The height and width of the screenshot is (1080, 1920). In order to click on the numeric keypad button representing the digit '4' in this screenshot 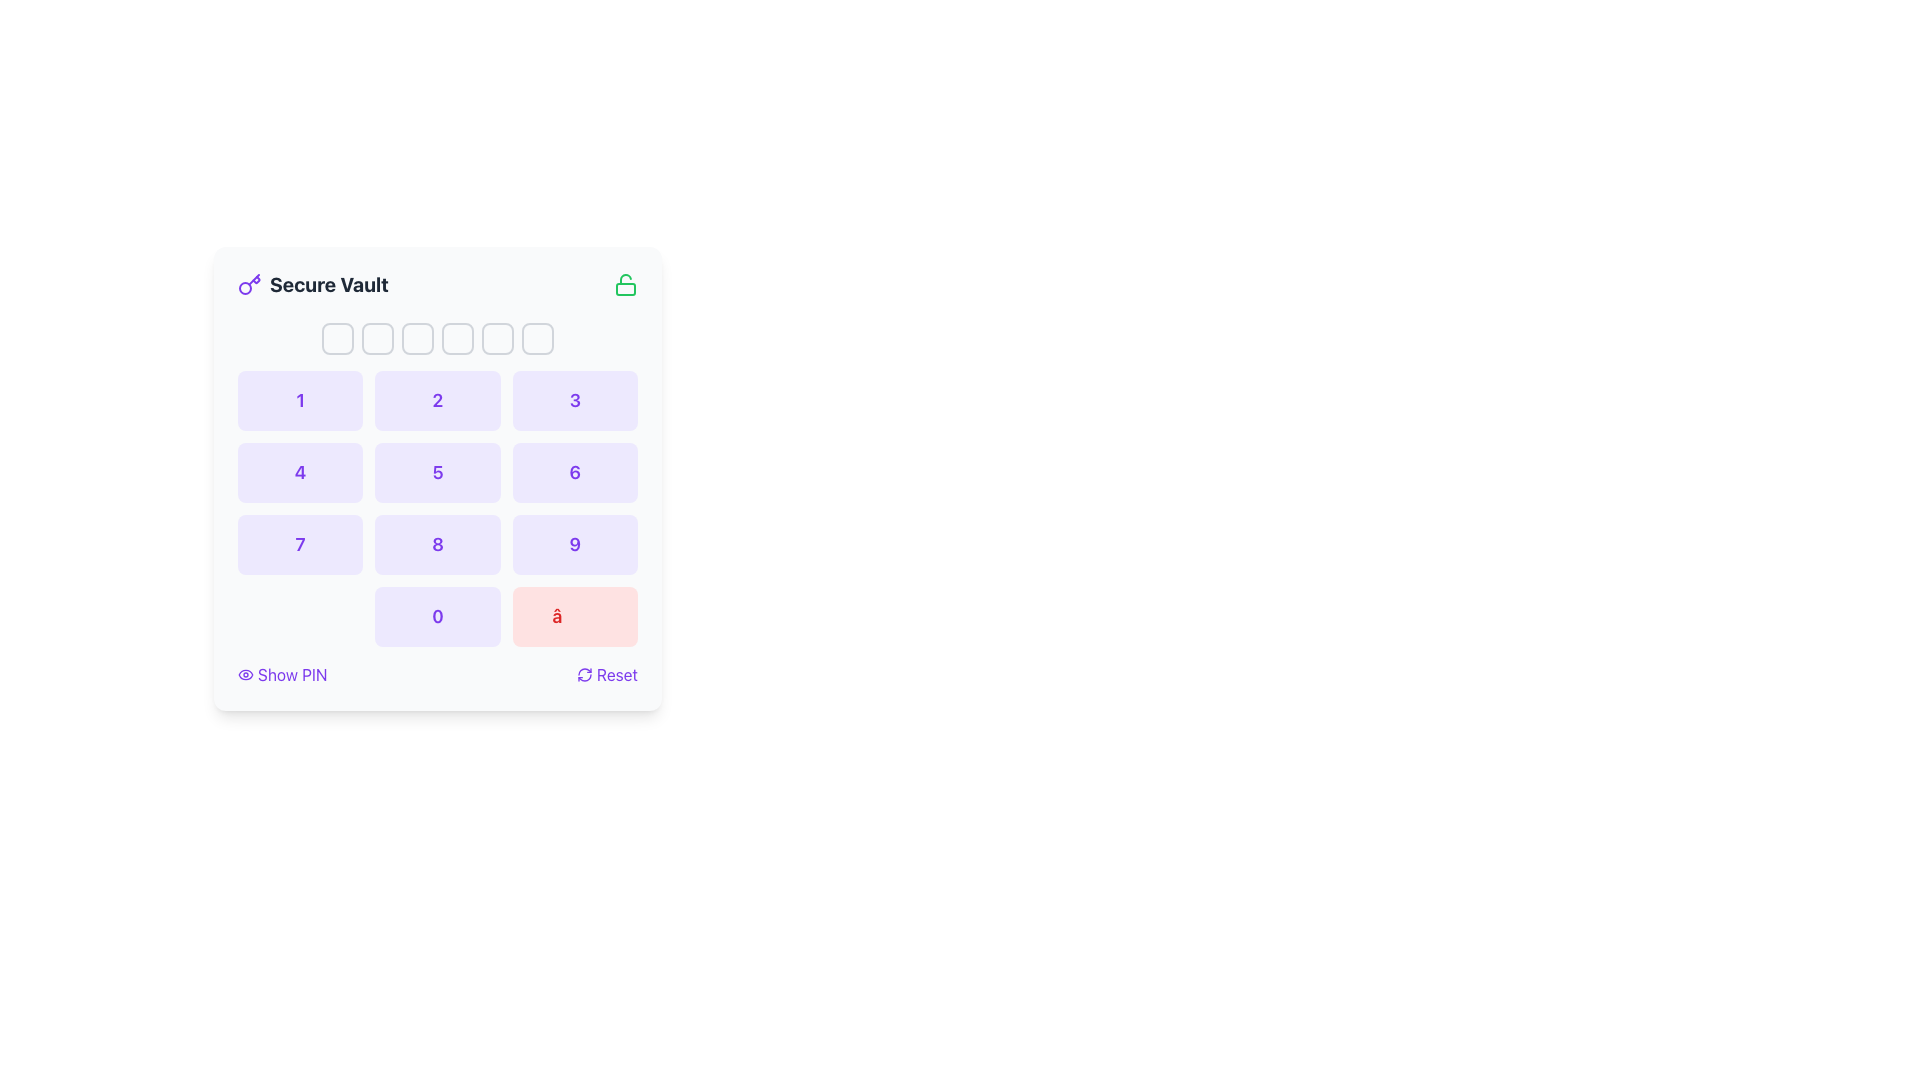, I will do `click(299, 473)`.